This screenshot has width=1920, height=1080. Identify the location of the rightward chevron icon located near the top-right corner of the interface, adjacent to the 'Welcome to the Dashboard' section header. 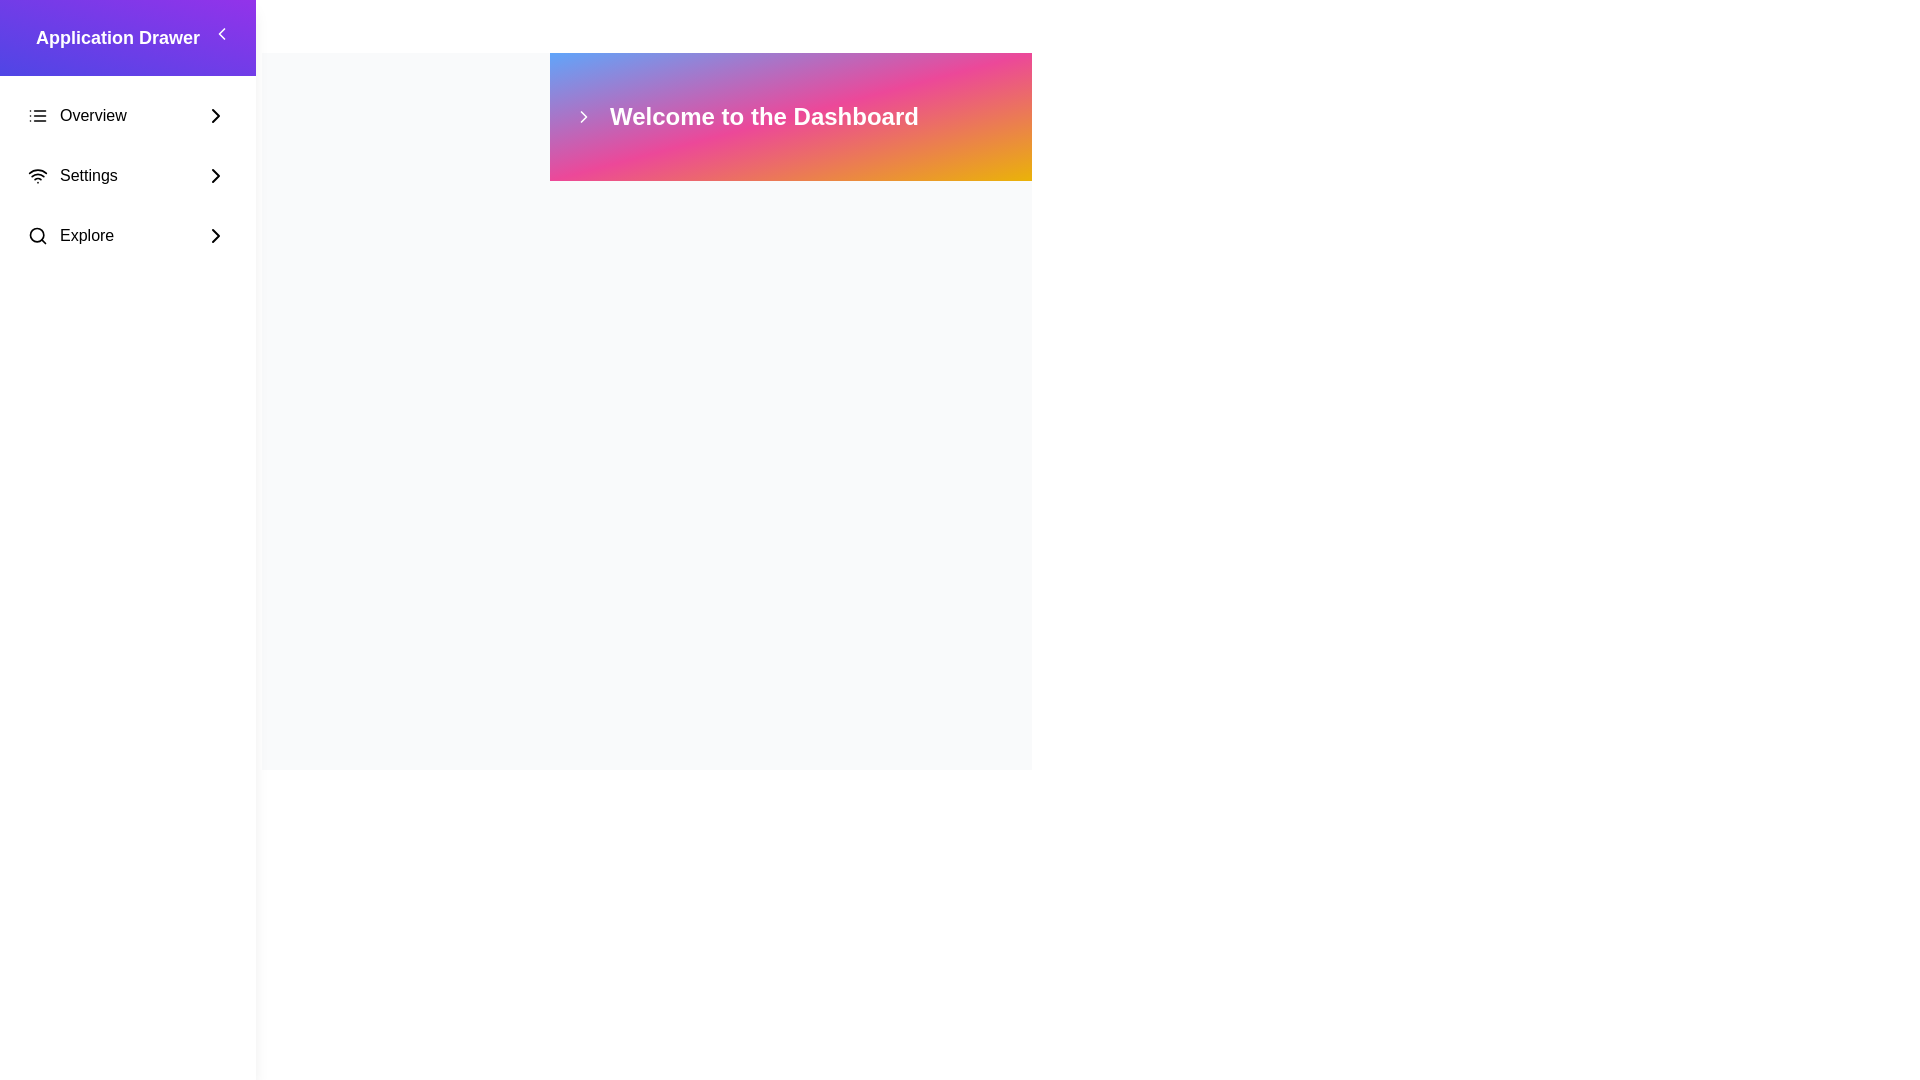
(216, 175).